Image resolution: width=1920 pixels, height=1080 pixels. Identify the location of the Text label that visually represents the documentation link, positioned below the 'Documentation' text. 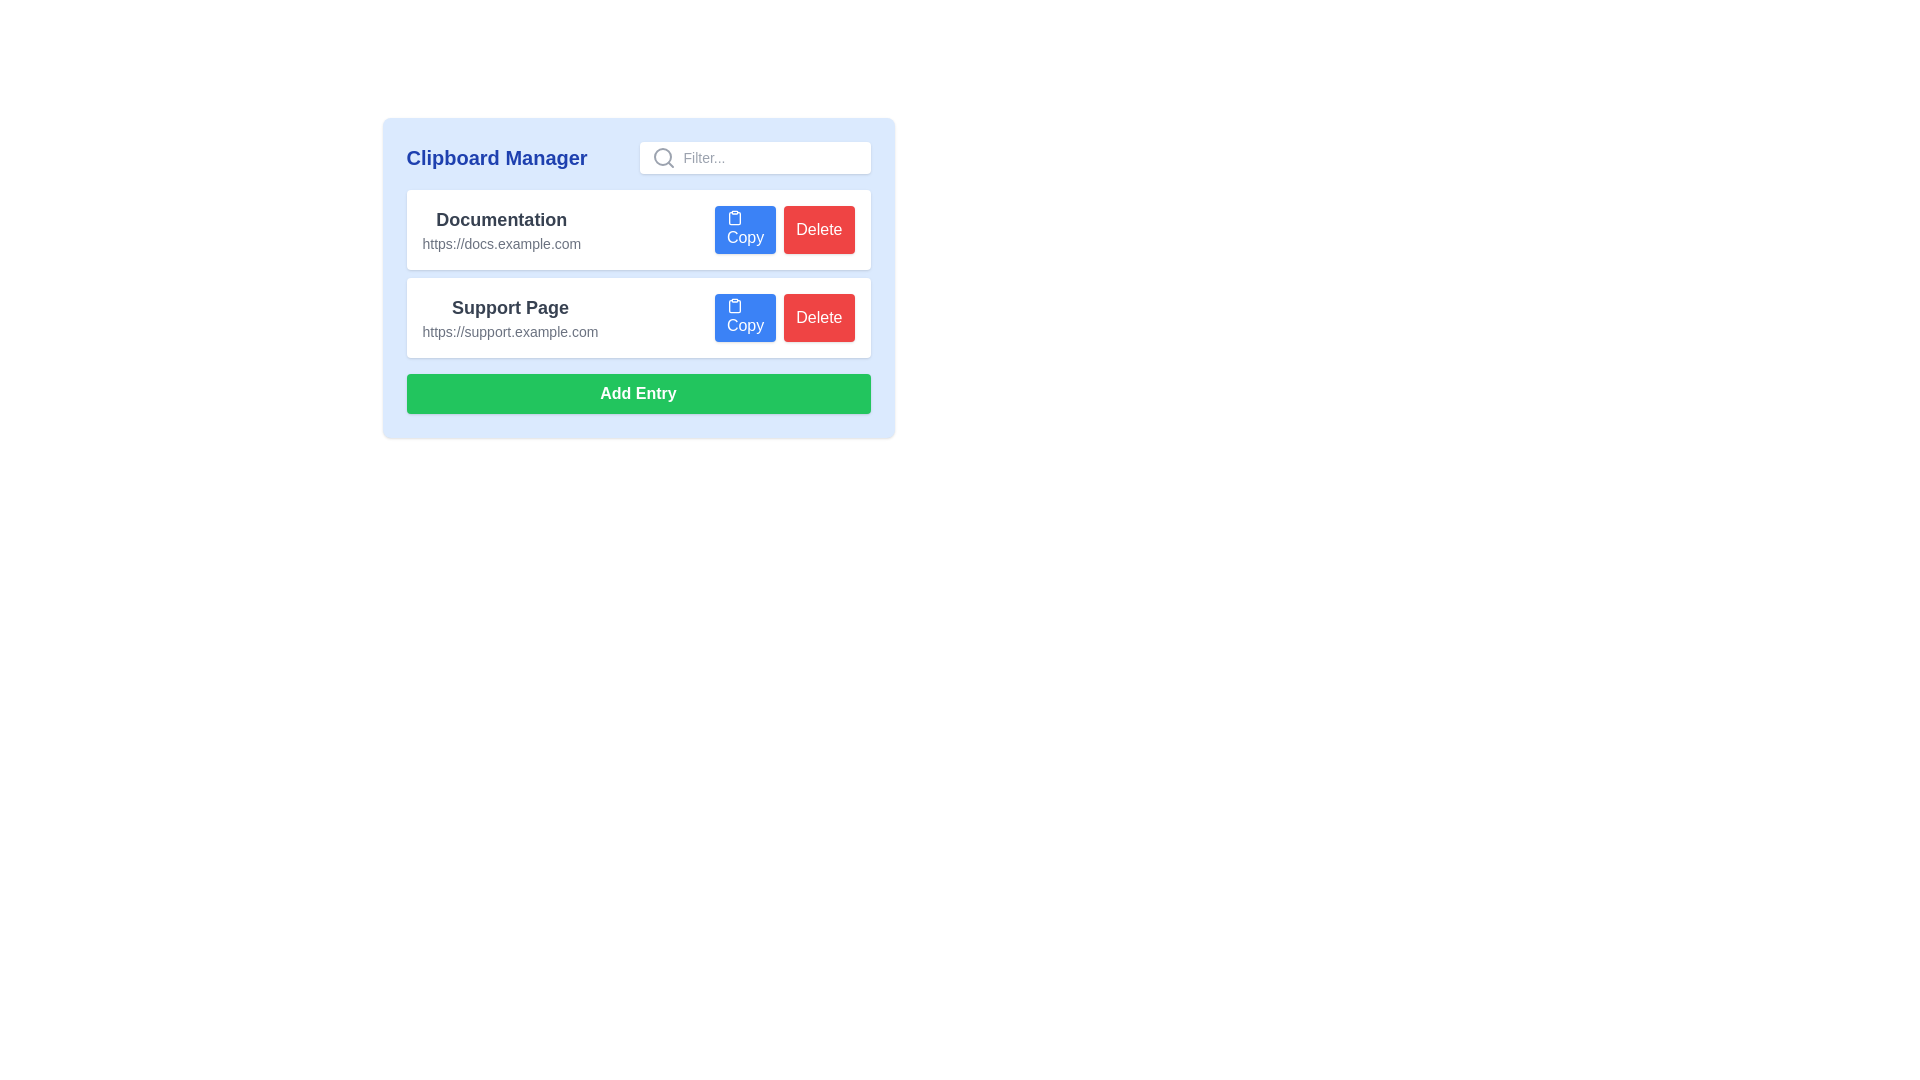
(501, 242).